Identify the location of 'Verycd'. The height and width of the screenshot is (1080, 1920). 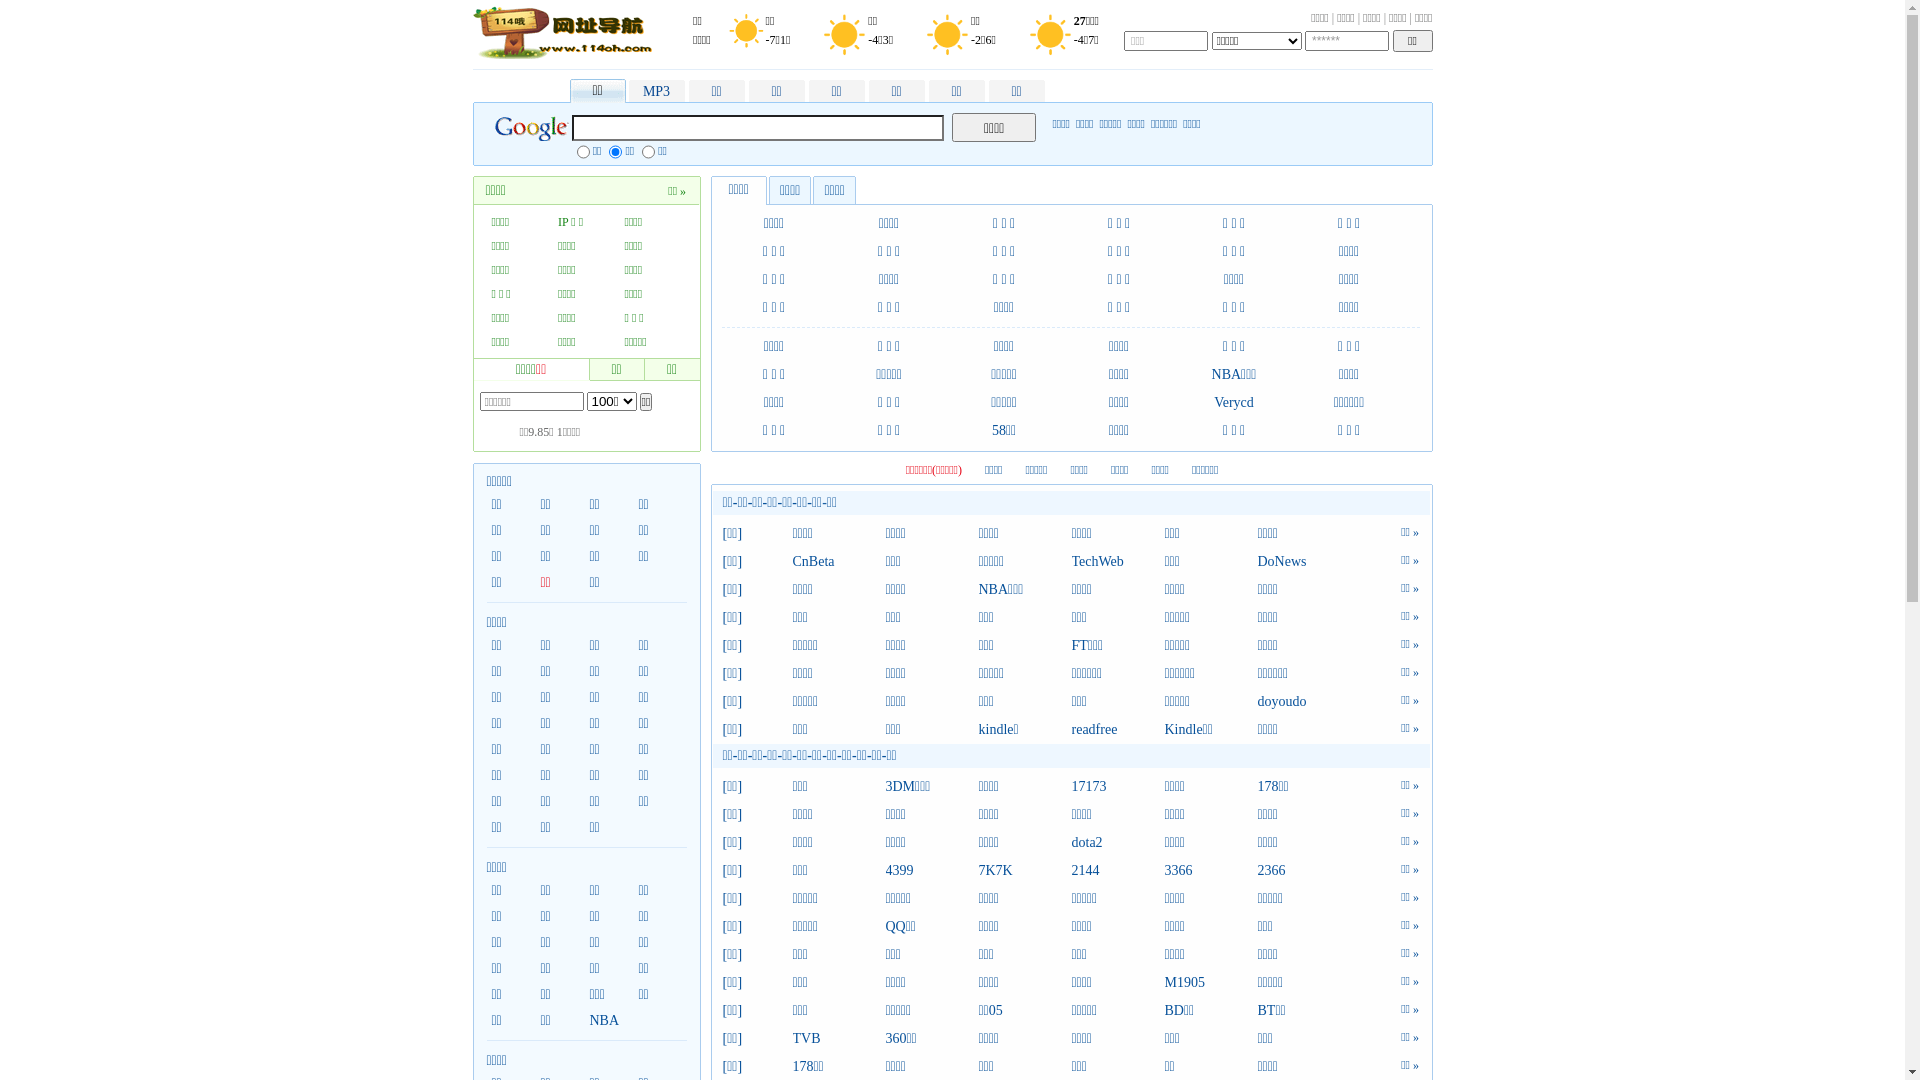
(1213, 402).